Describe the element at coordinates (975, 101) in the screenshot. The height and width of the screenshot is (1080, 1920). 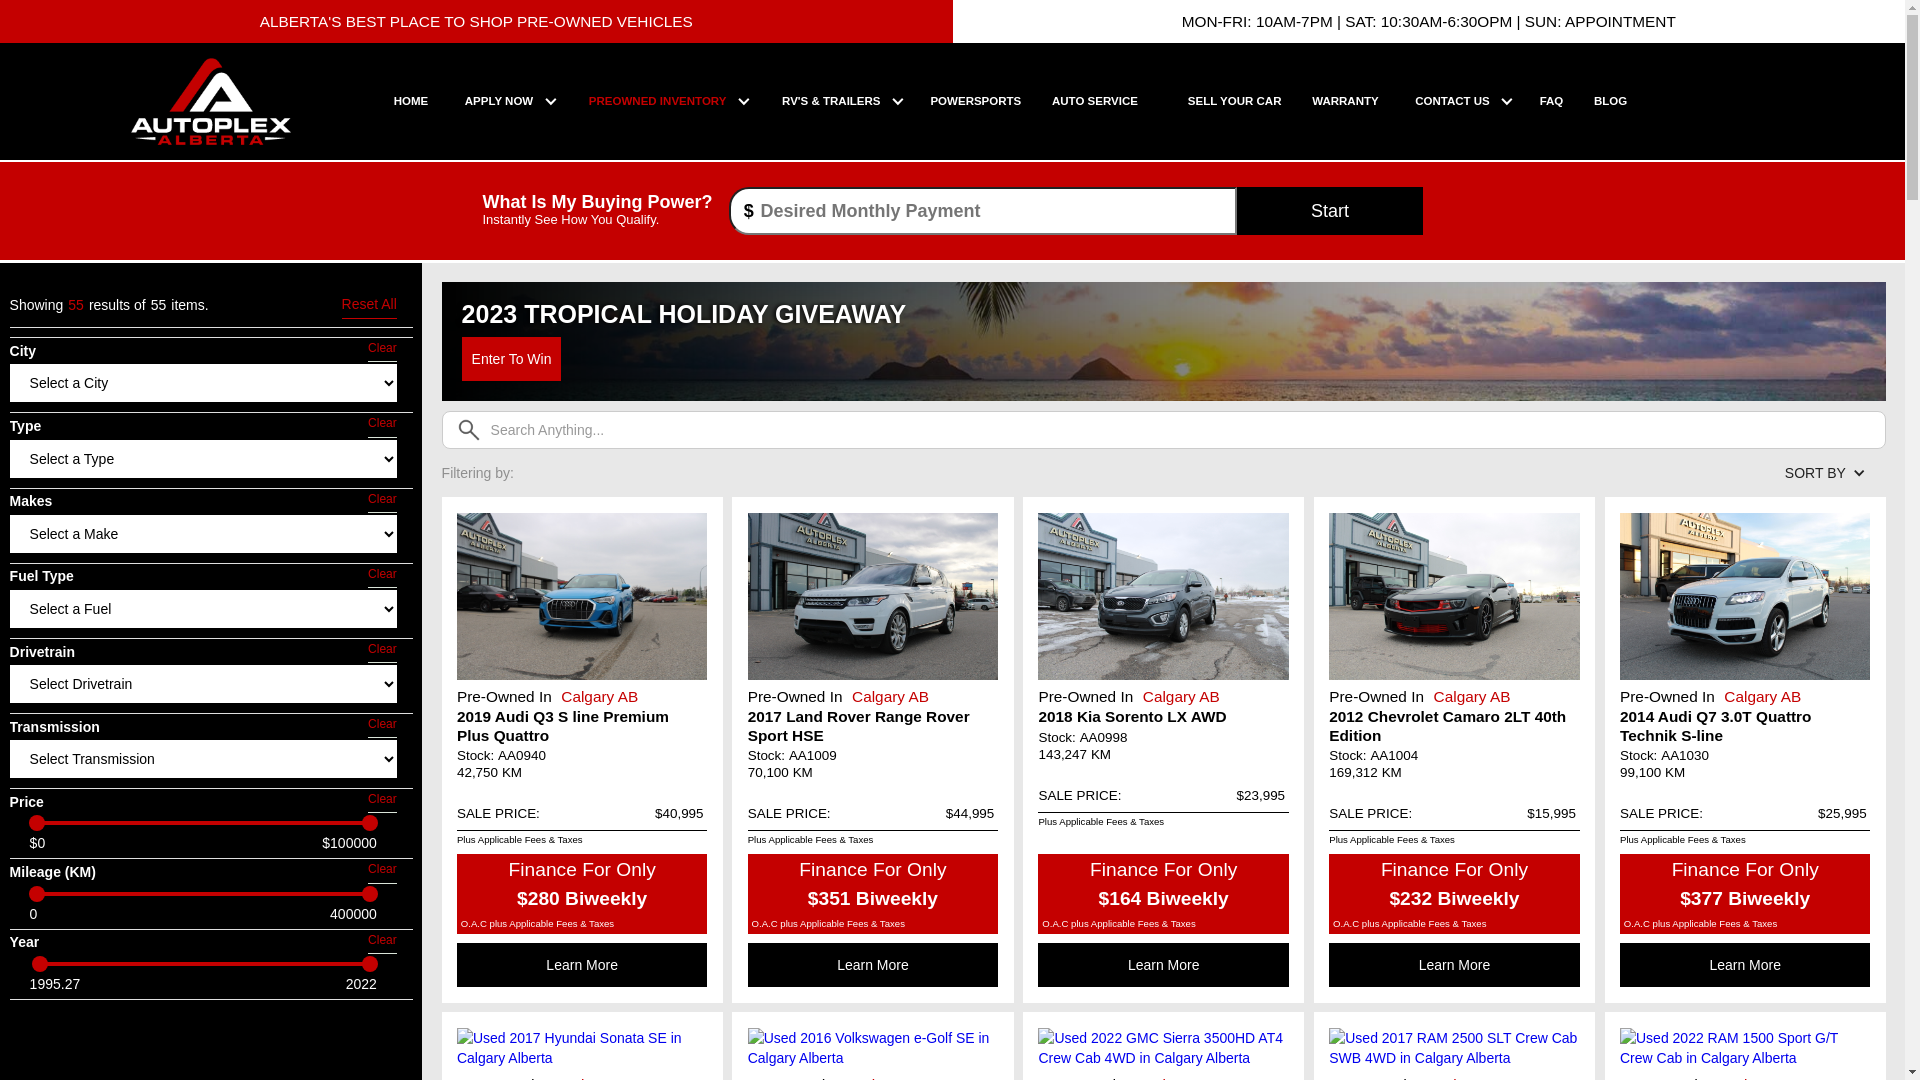
I see `'POWERSPORTS'` at that location.